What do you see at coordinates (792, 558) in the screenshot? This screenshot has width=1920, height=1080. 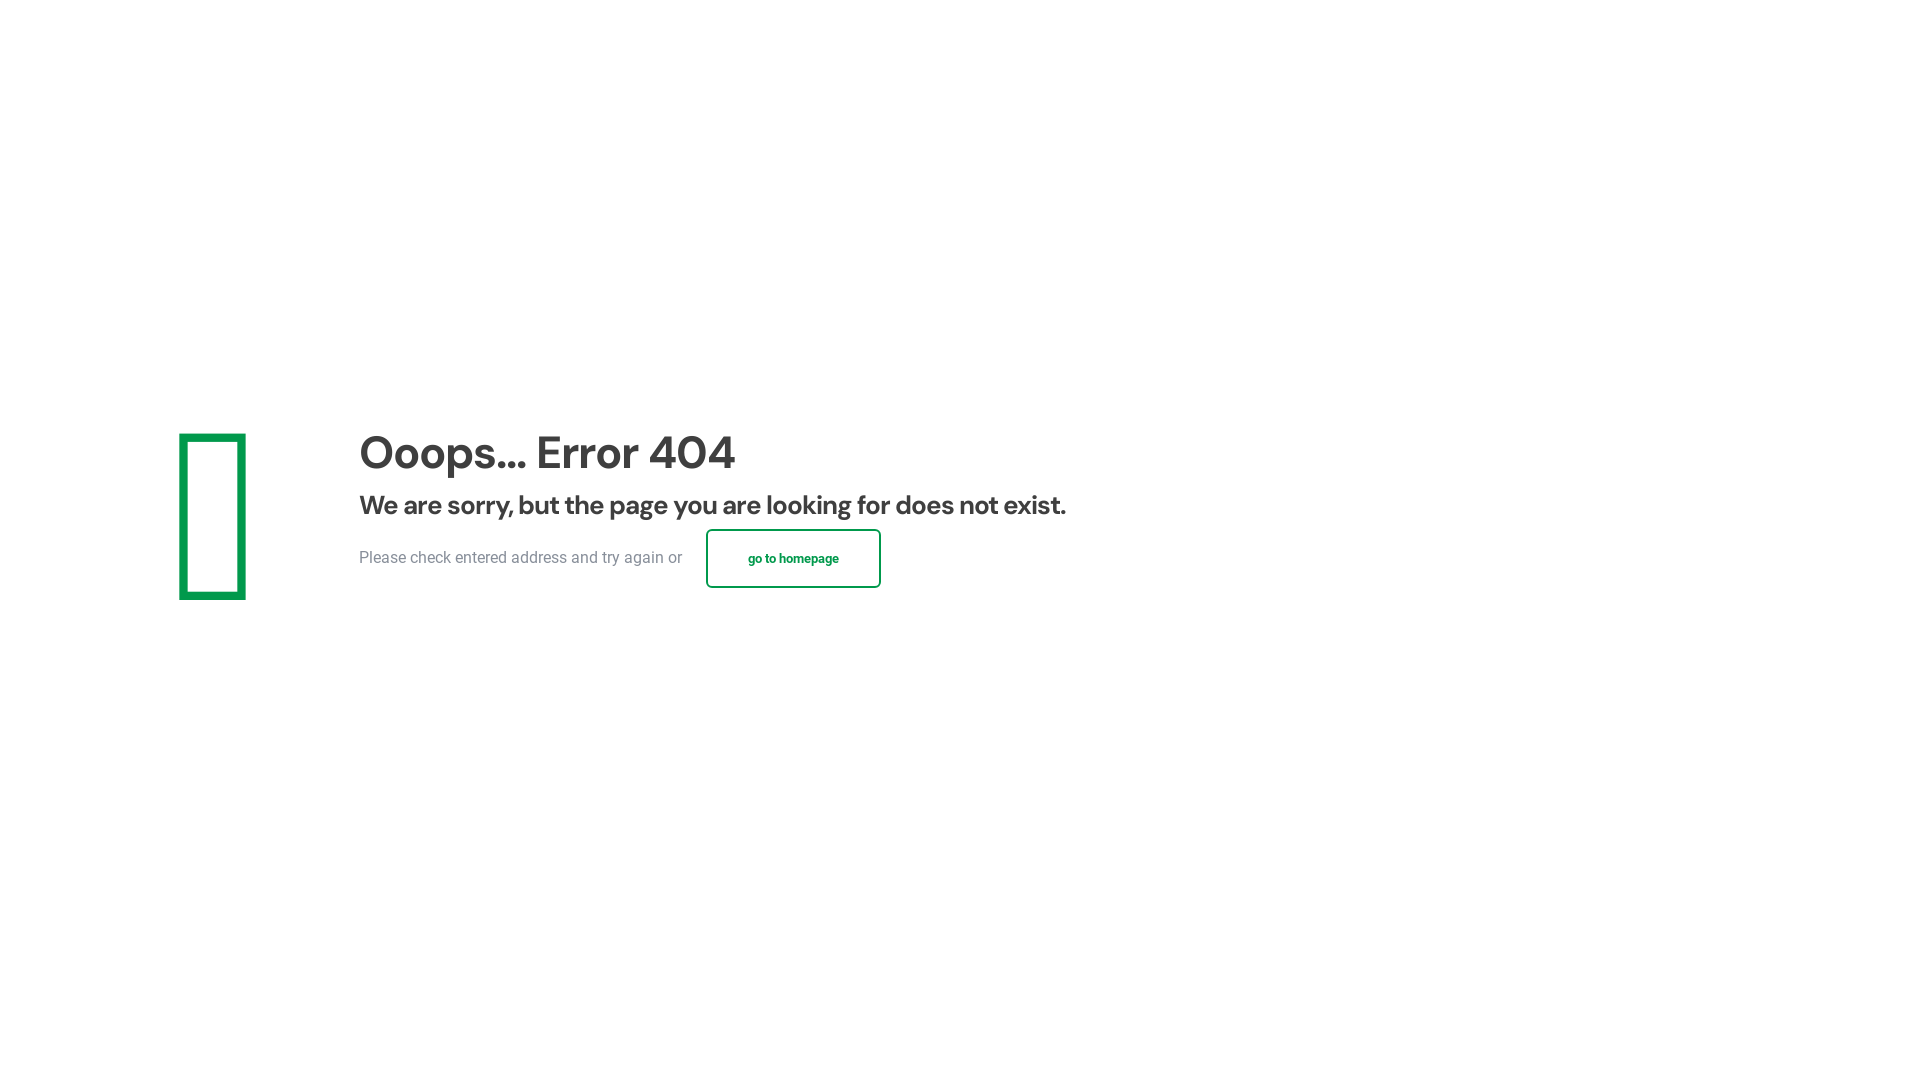 I see `'go to homepage'` at bounding box center [792, 558].